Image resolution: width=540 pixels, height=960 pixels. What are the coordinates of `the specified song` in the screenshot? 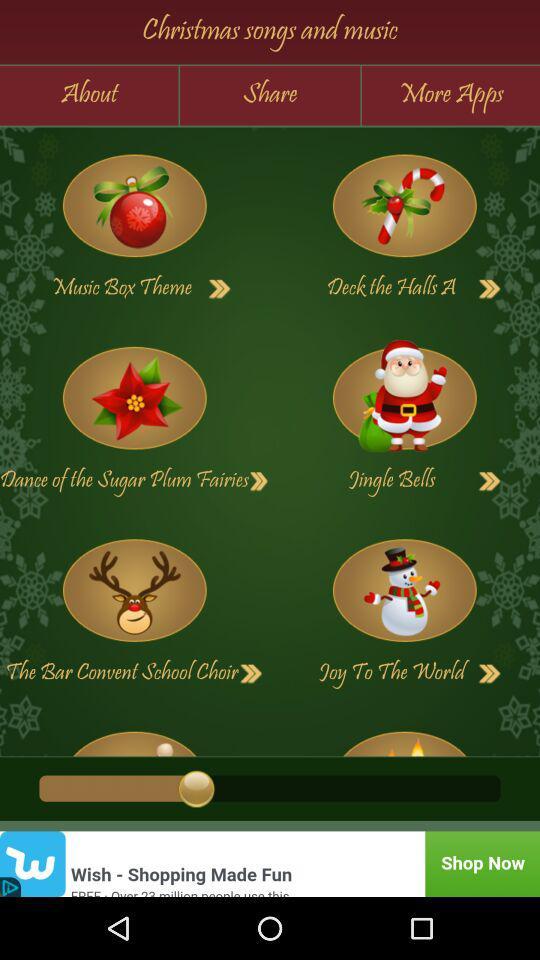 It's located at (404, 206).